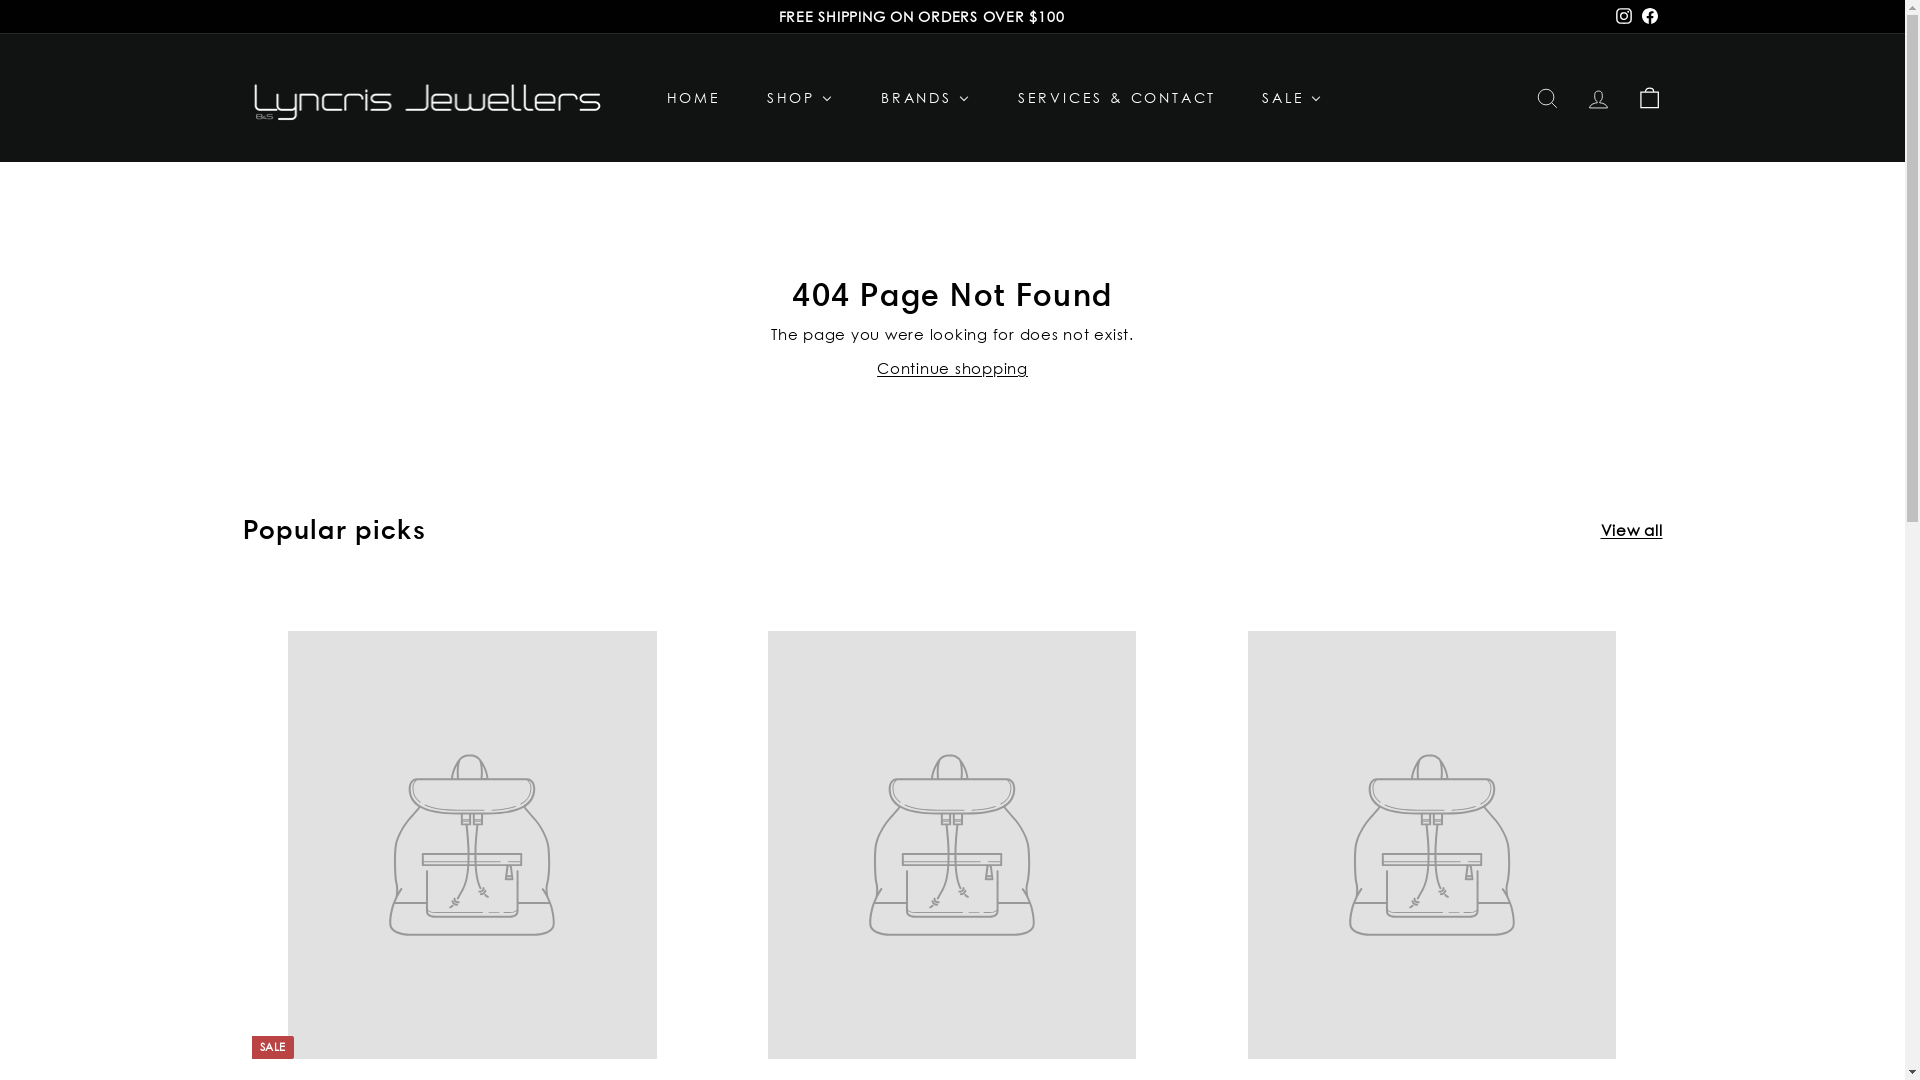 Image resolution: width=1920 pixels, height=1080 pixels. I want to click on 'SHOP', so click(800, 97).